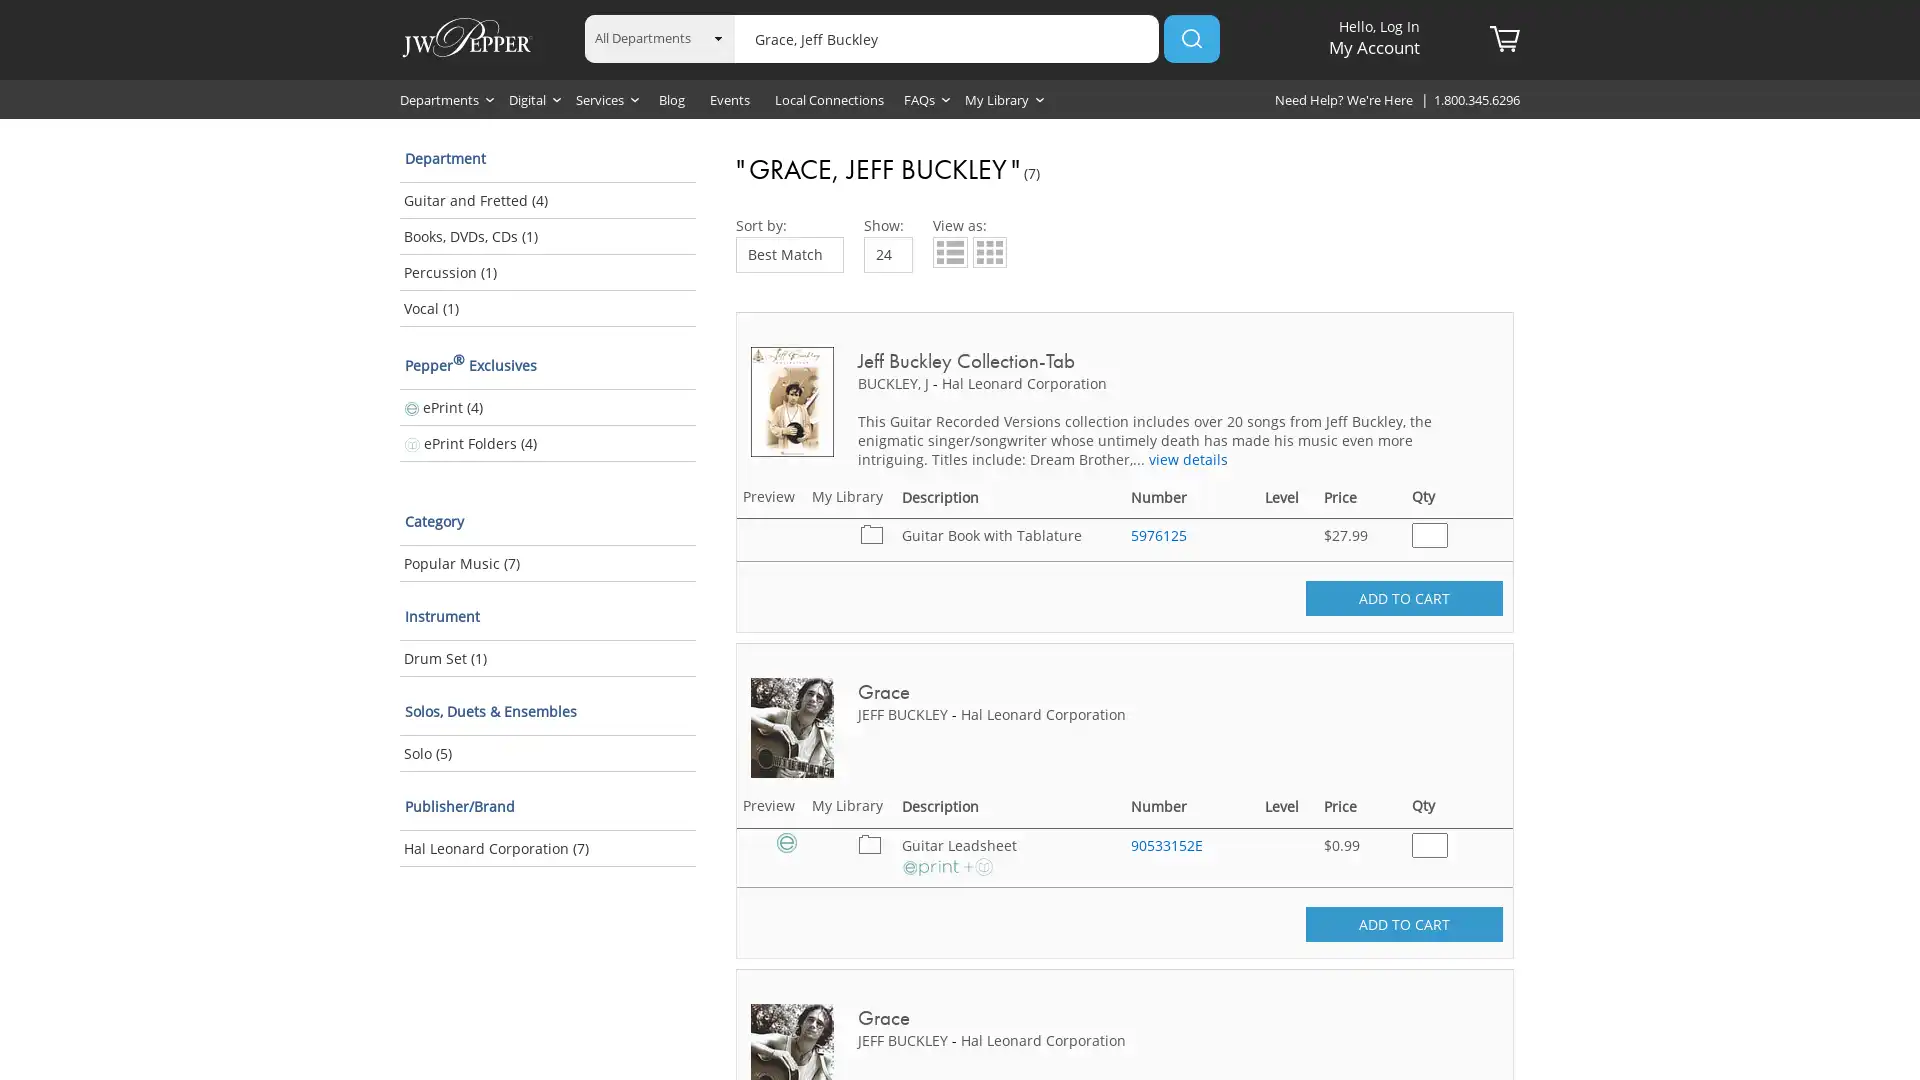 The width and height of the screenshot is (1920, 1080). Describe the element at coordinates (1403, 923) in the screenshot. I see `ADD TO CART` at that location.